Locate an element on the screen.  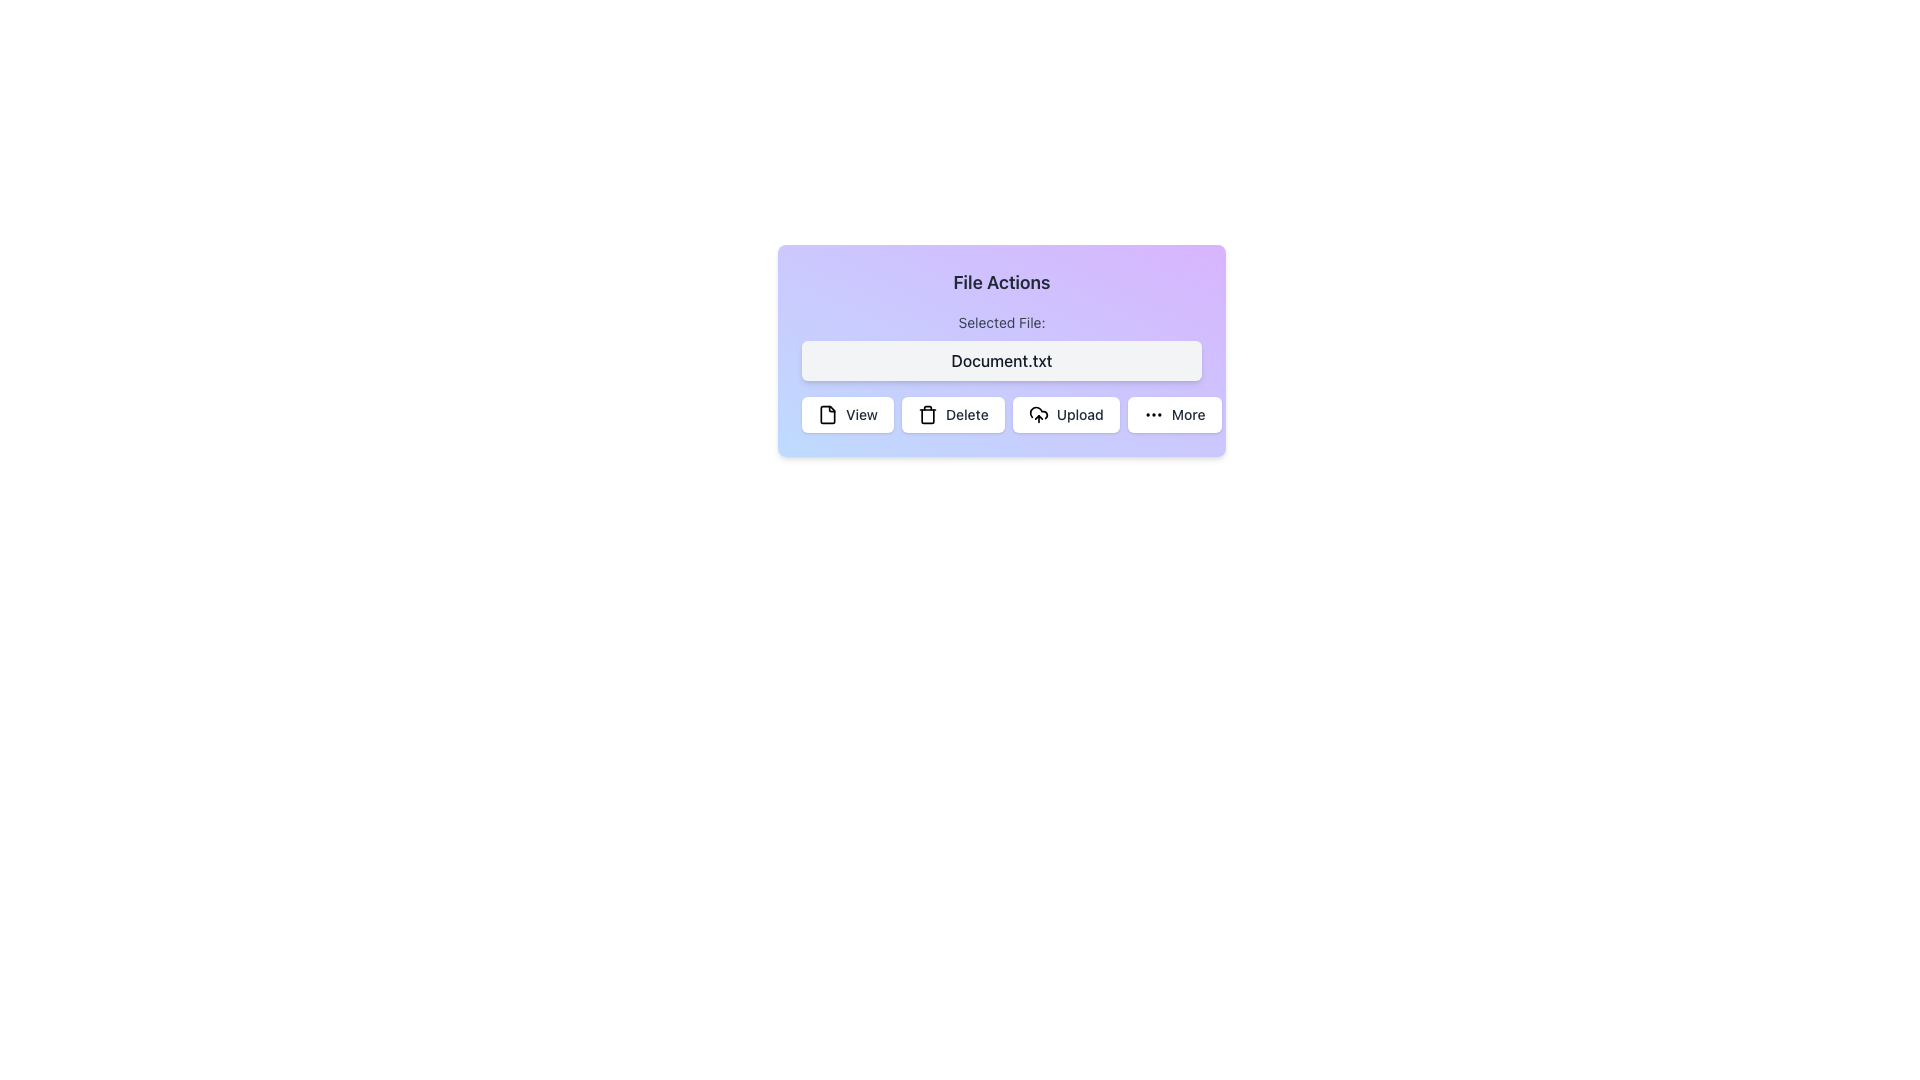
text from the non-interactive label displaying 'Selected File:' located above the text field in the card-style interface is located at coordinates (1002, 322).